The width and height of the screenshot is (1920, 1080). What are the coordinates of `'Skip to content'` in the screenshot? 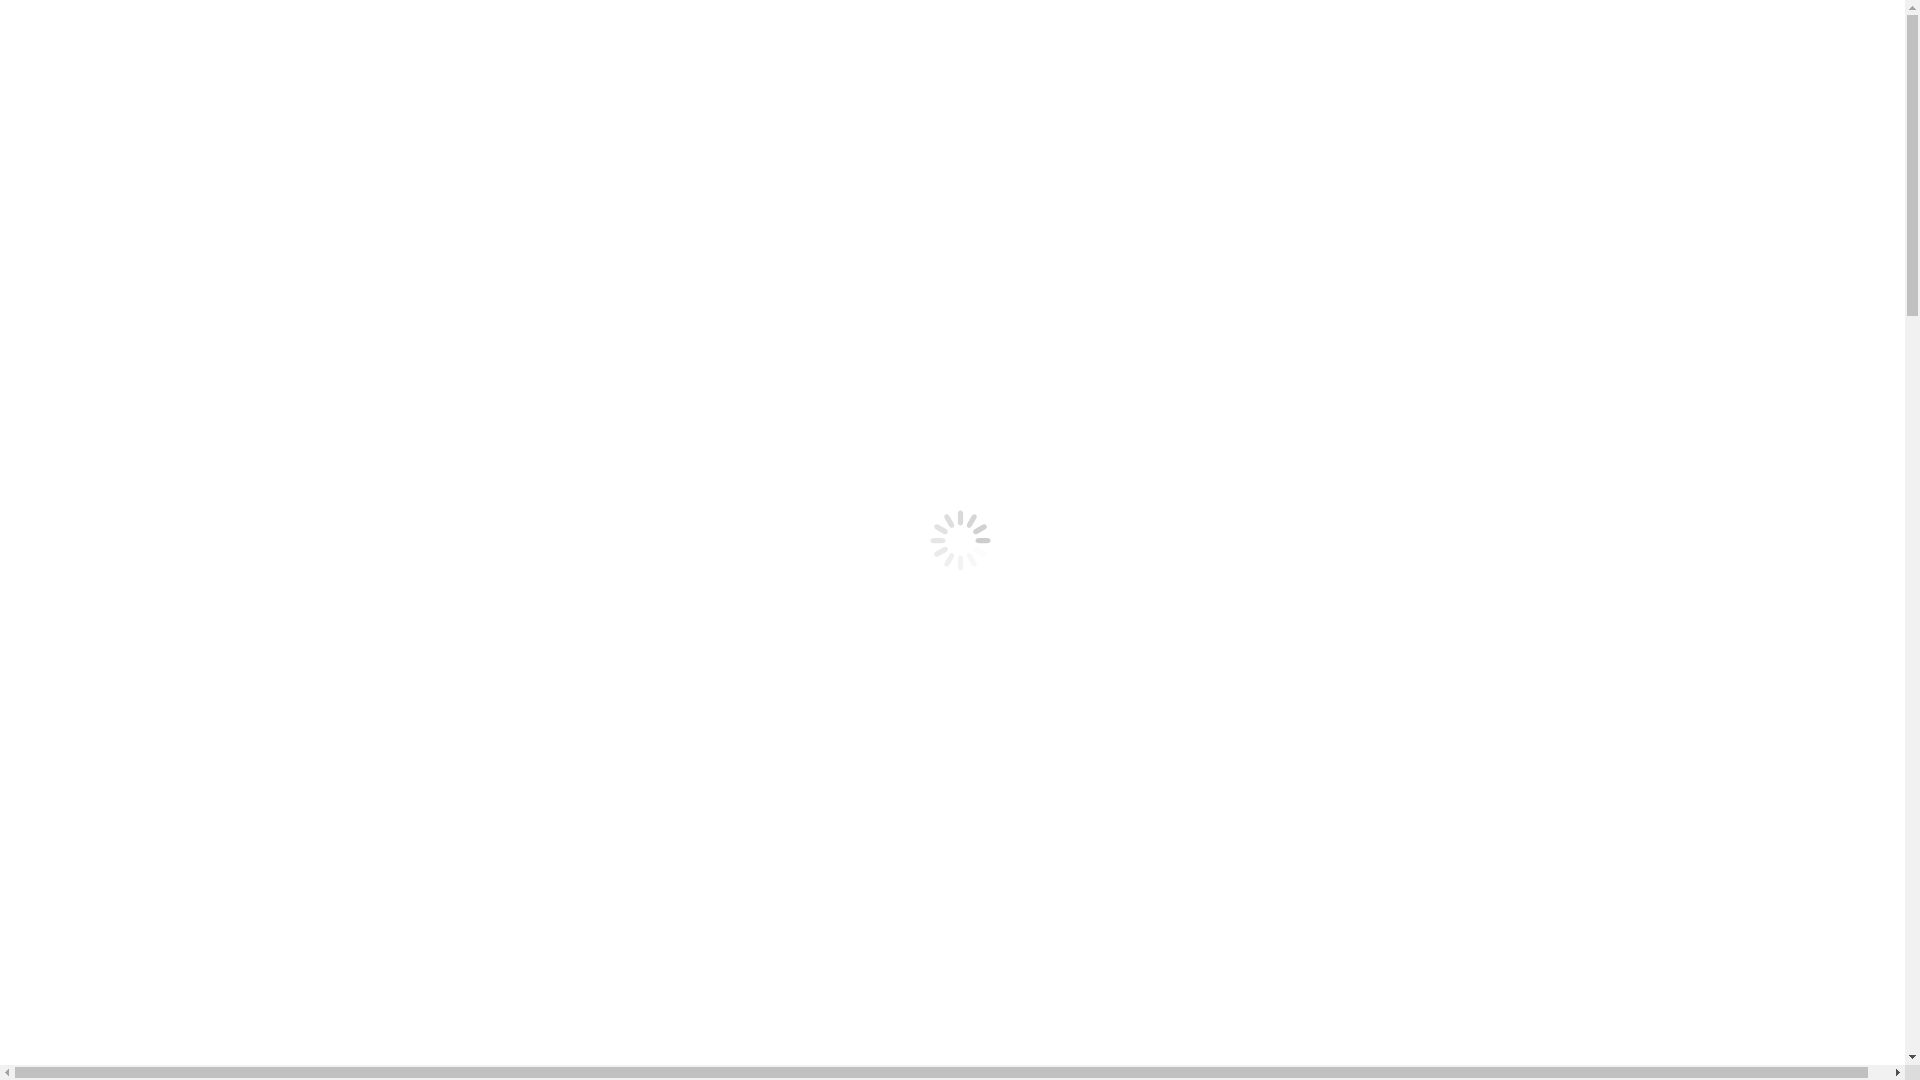 It's located at (56, 16).